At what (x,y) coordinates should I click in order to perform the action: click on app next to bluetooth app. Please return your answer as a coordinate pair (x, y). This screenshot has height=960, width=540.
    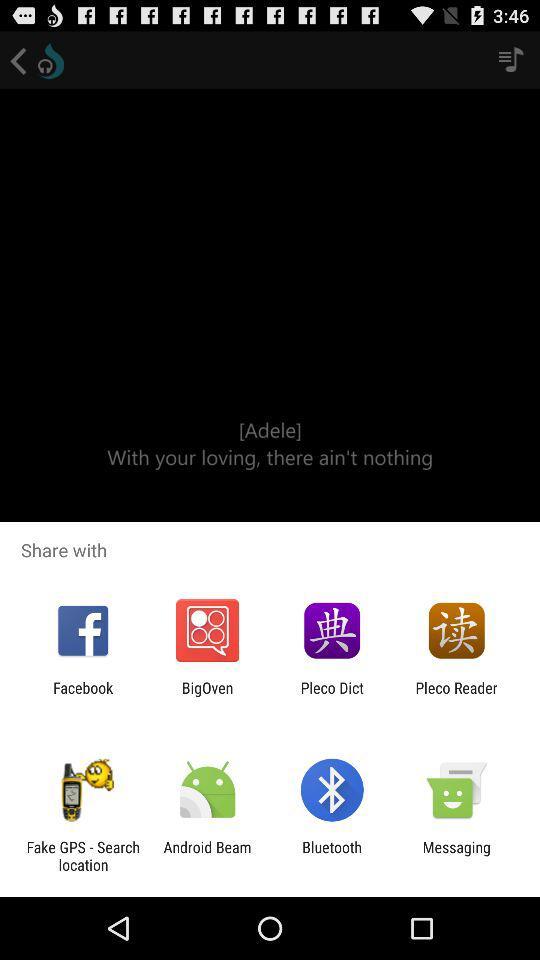
    Looking at the image, I should click on (206, 855).